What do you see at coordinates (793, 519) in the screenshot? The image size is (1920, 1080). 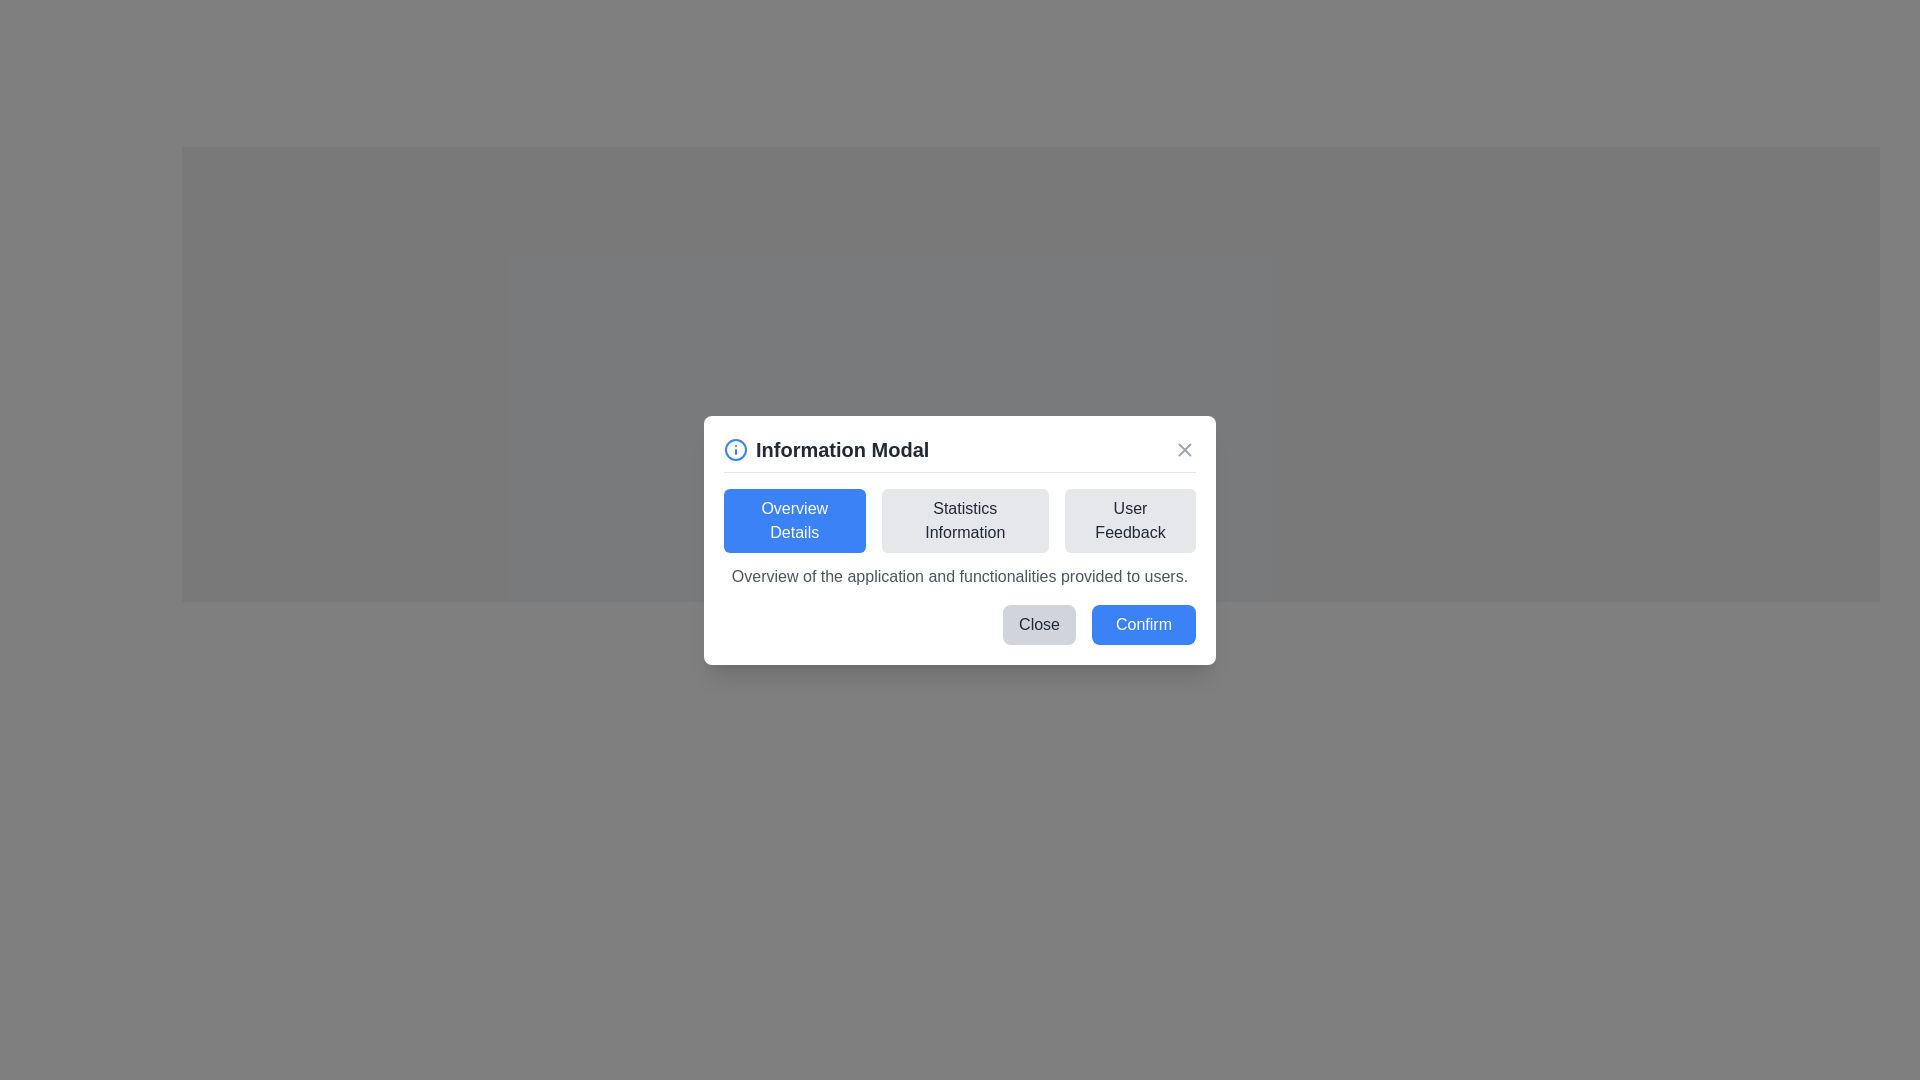 I see `the first button in the group of three sibling buttons within the modal dialog that displays the 'Overview Details' section` at bounding box center [793, 519].